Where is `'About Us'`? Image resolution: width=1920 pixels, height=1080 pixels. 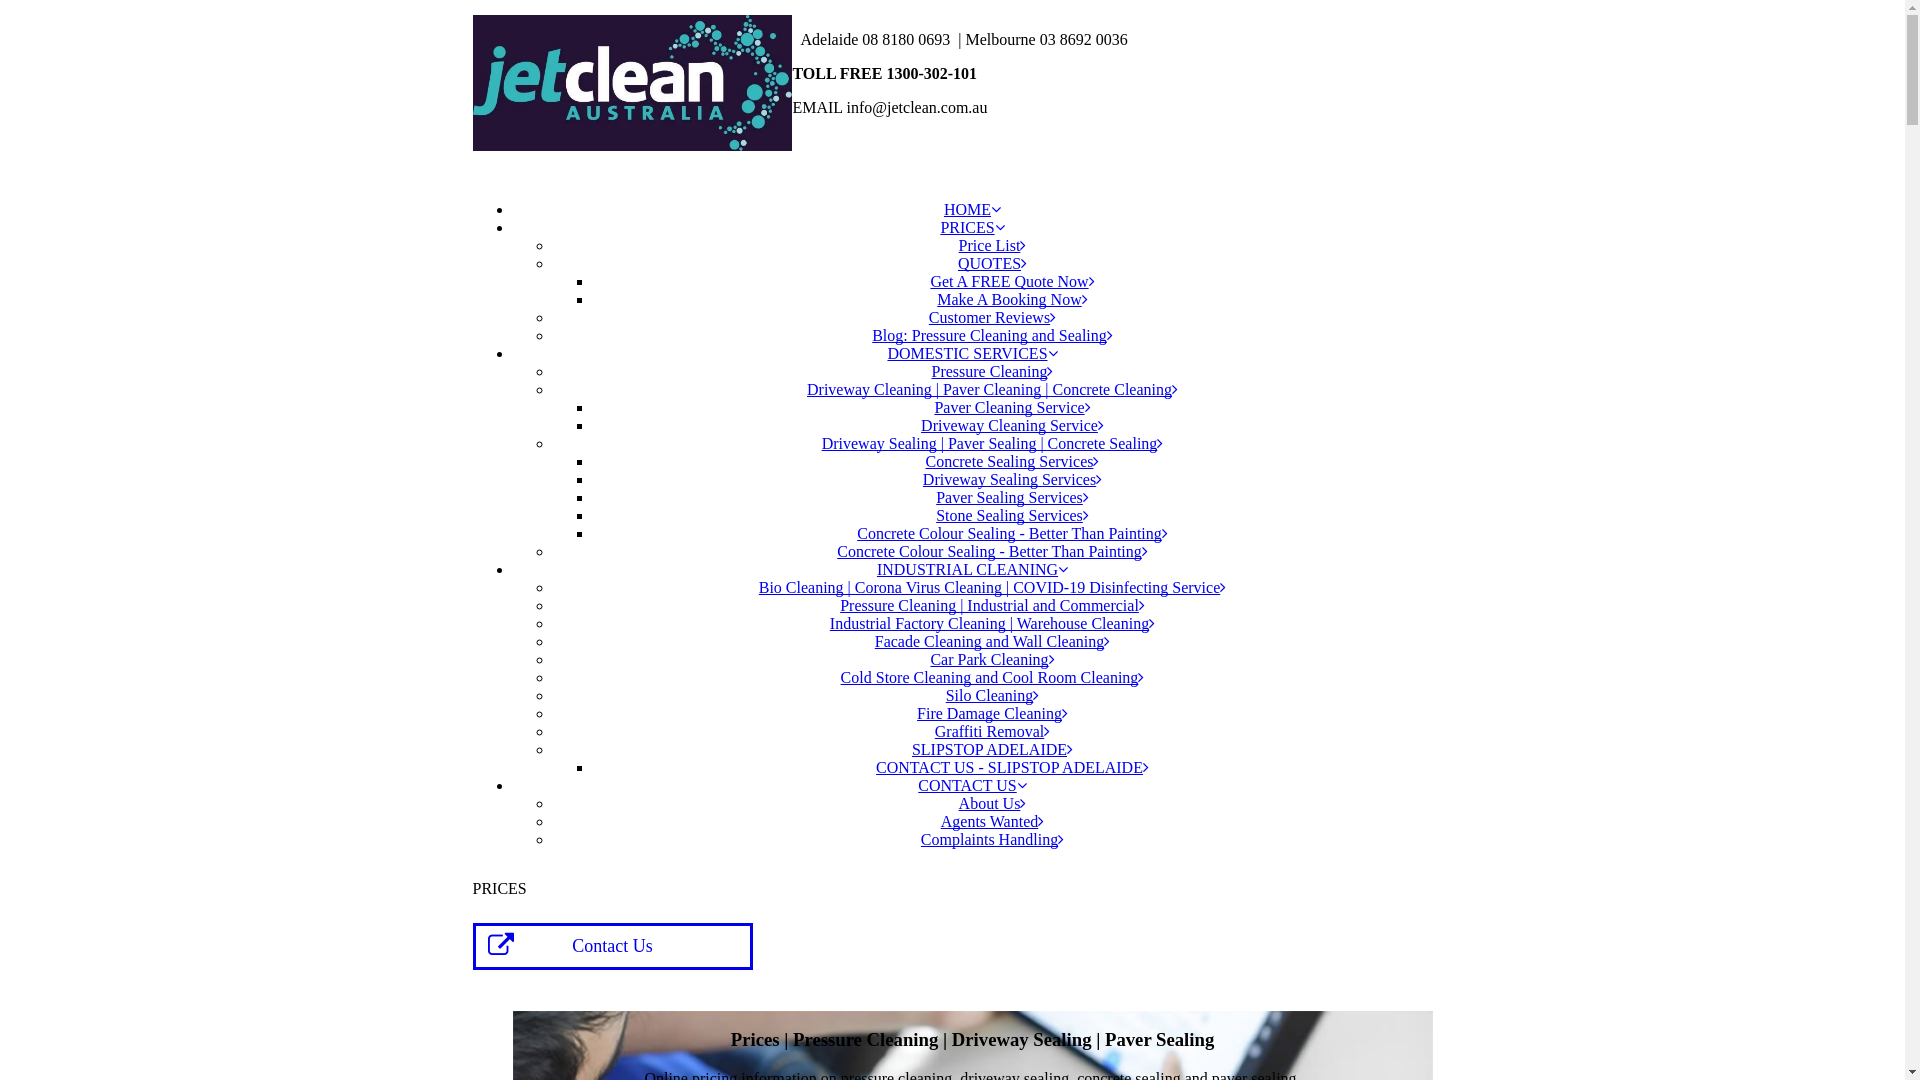 'About Us' is located at coordinates (993, 802).